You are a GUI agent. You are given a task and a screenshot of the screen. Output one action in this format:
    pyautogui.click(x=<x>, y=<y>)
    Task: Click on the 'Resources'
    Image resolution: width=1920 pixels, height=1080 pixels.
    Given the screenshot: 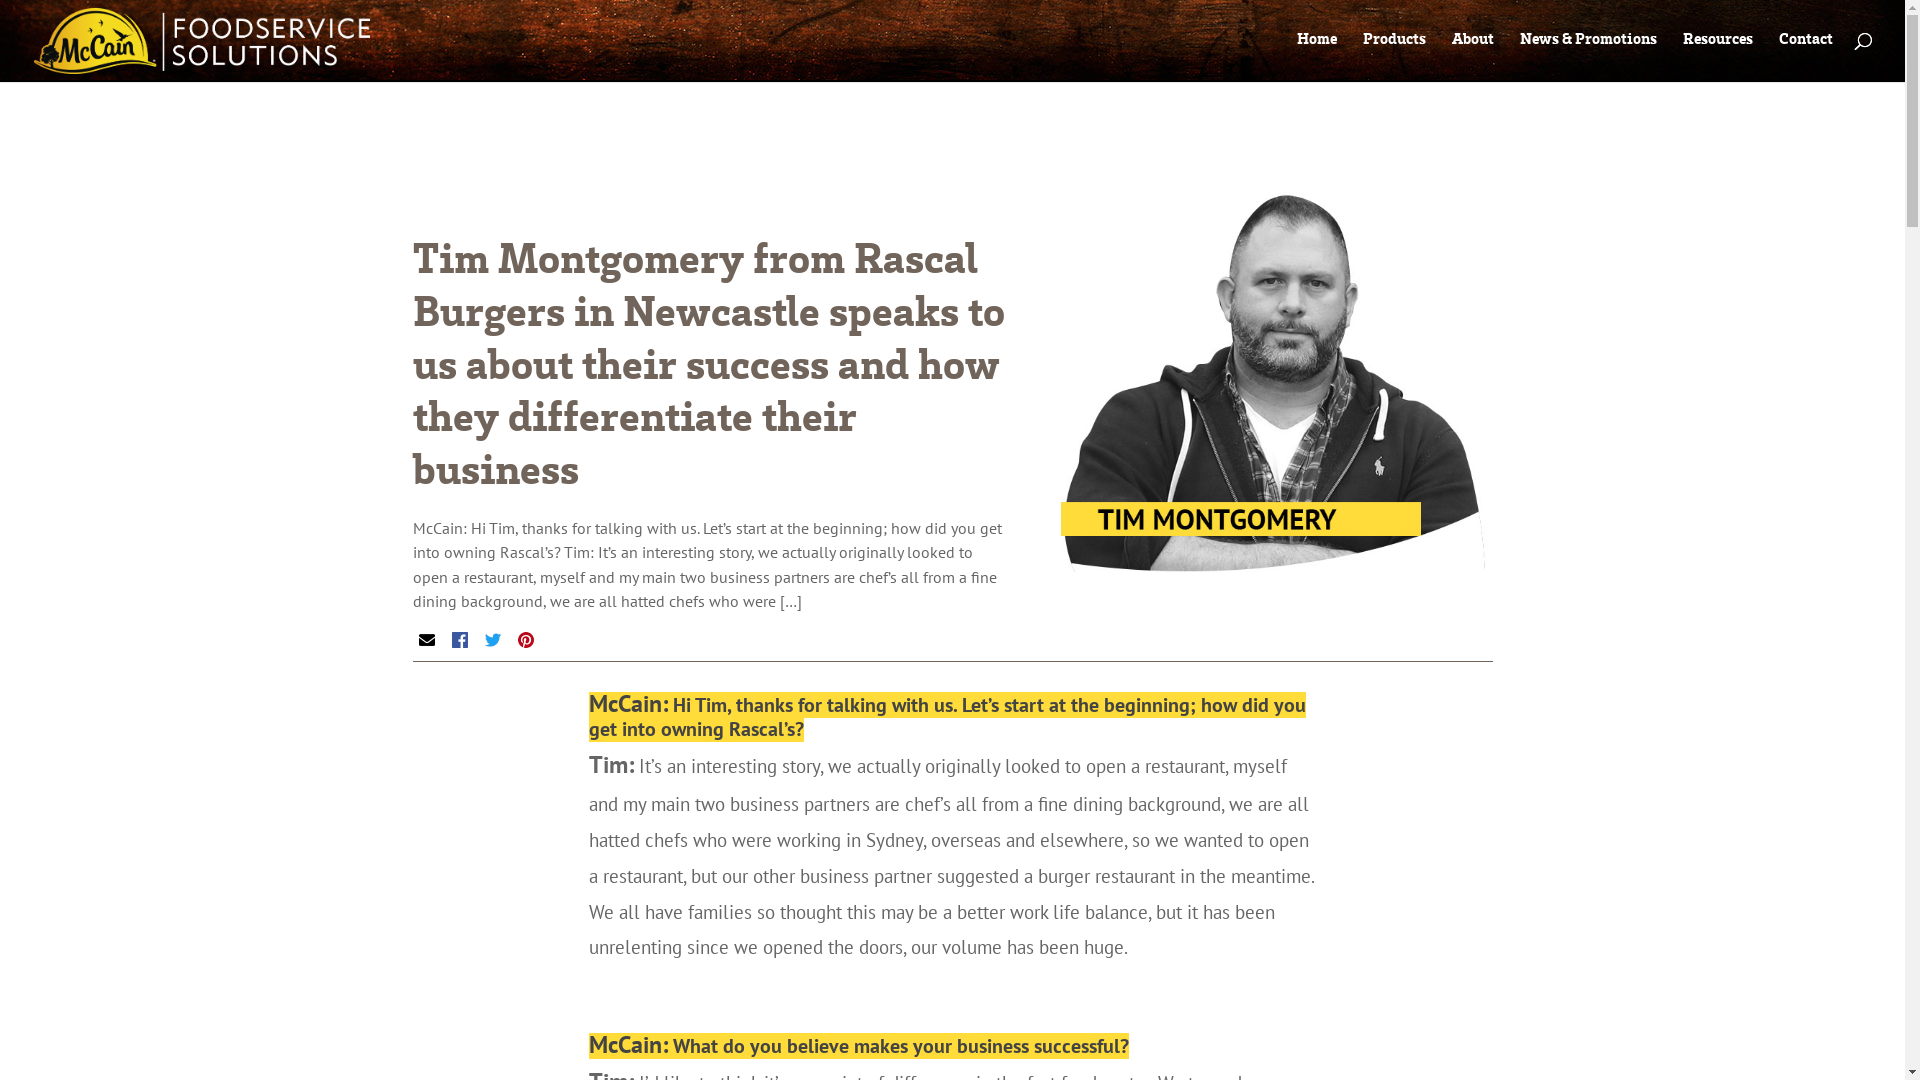 What is the action you would take?
    pyautogui.click(x=1717, y=42)
    